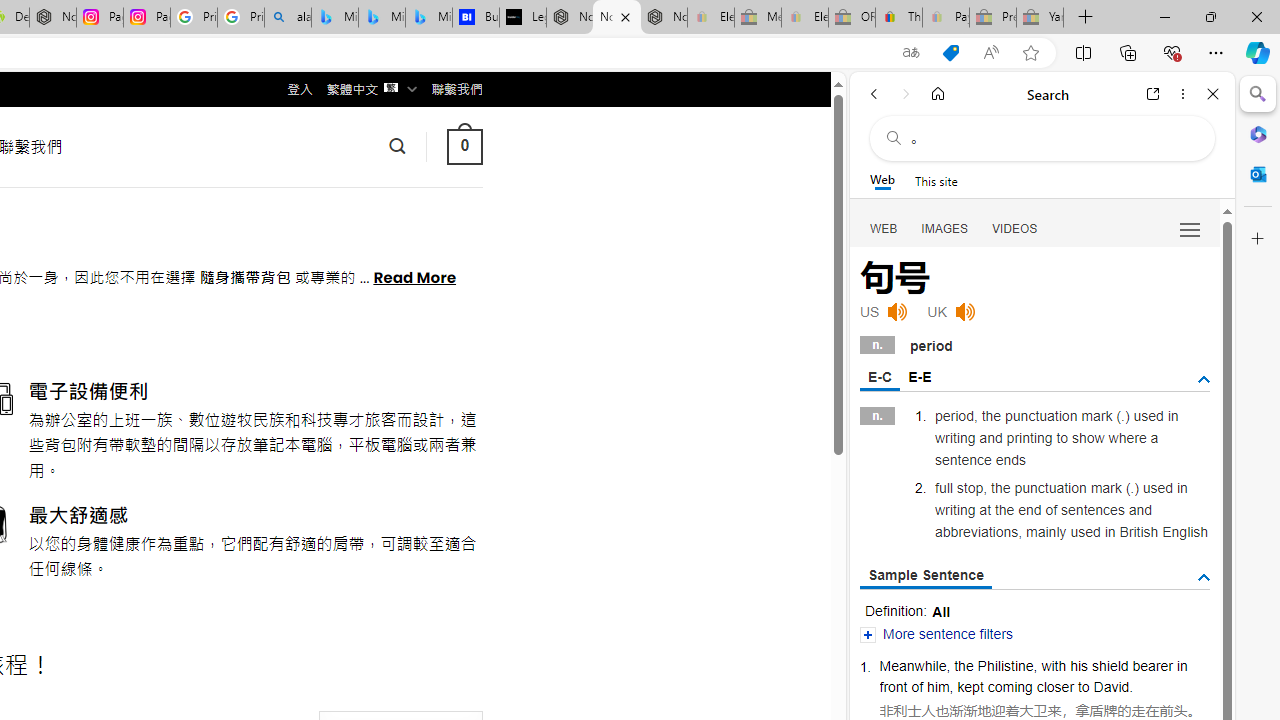 The height and width of the screenshot is (720, 1280). What do you see at coordinates (883, 227) in the screenshot?
I see `'WEB'` at bounding box center [883, 227].